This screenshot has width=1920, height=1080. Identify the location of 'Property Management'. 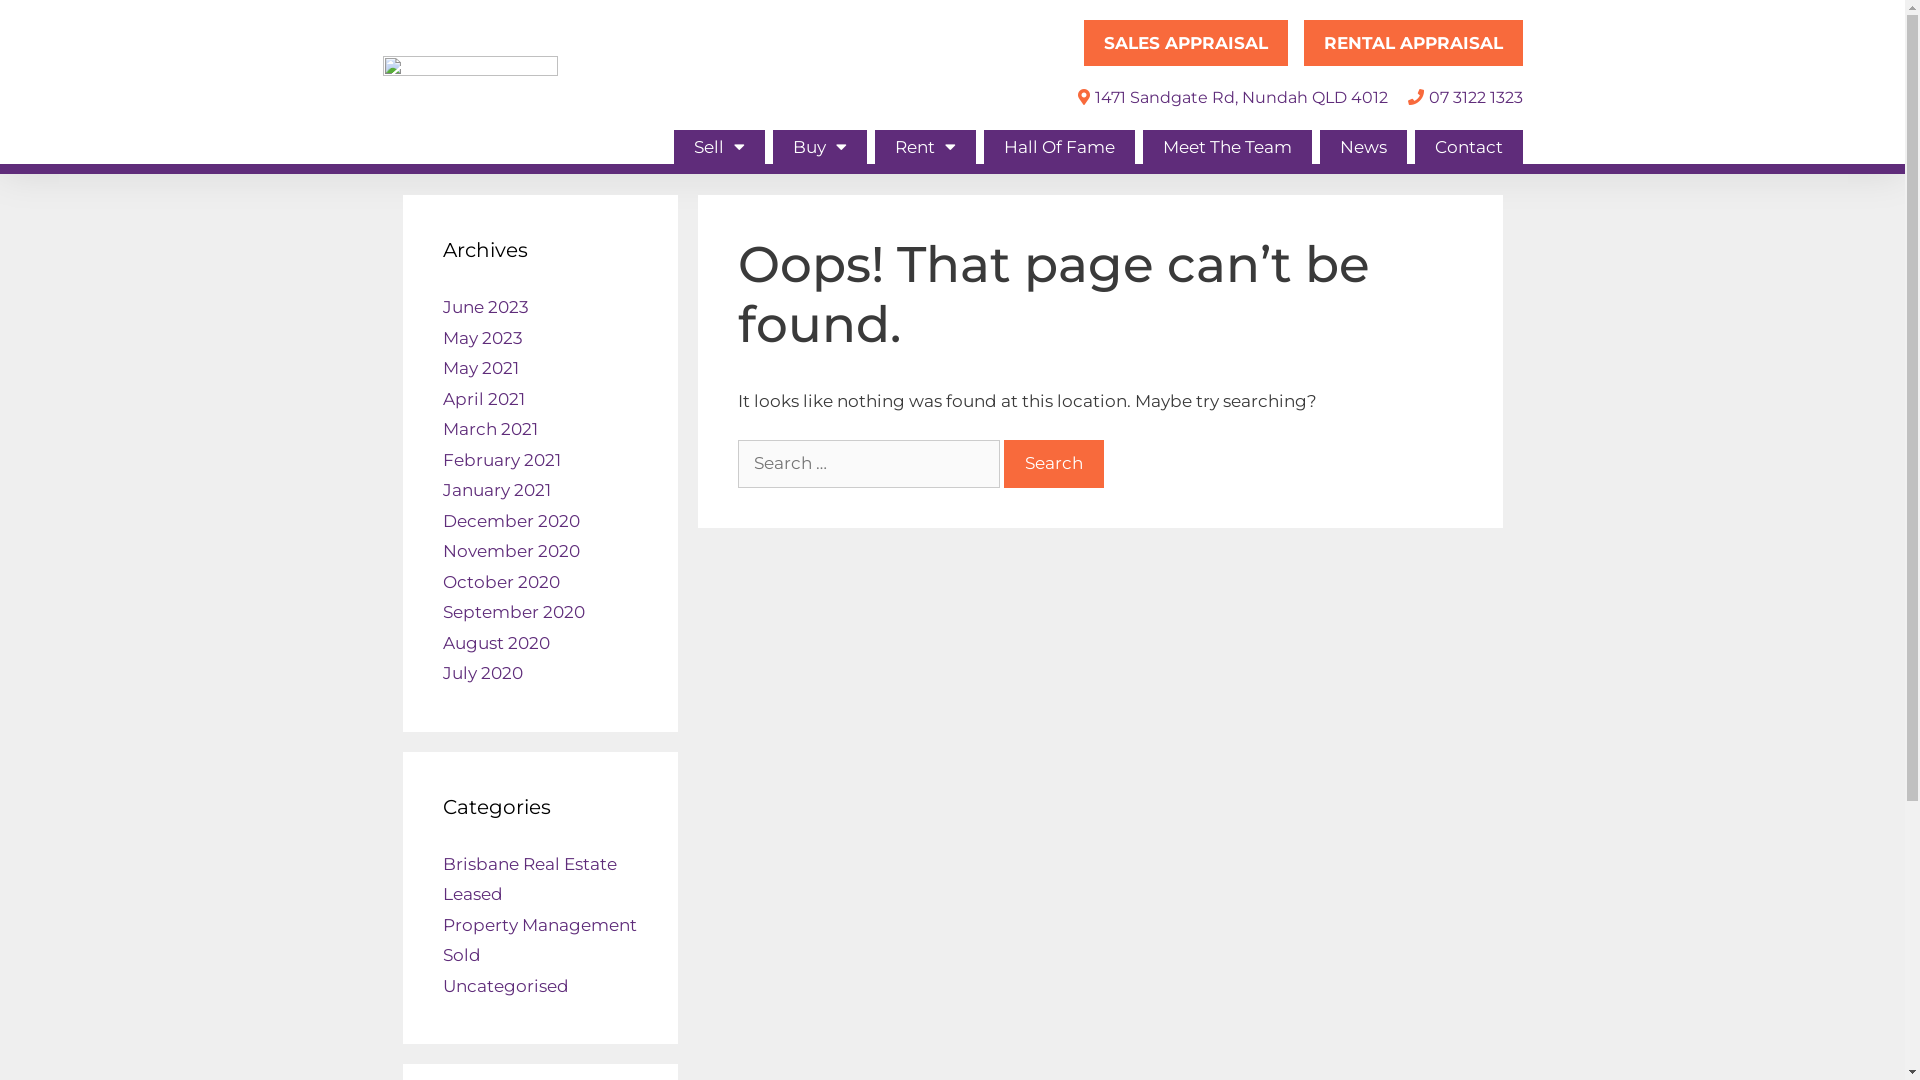
(538, 924).